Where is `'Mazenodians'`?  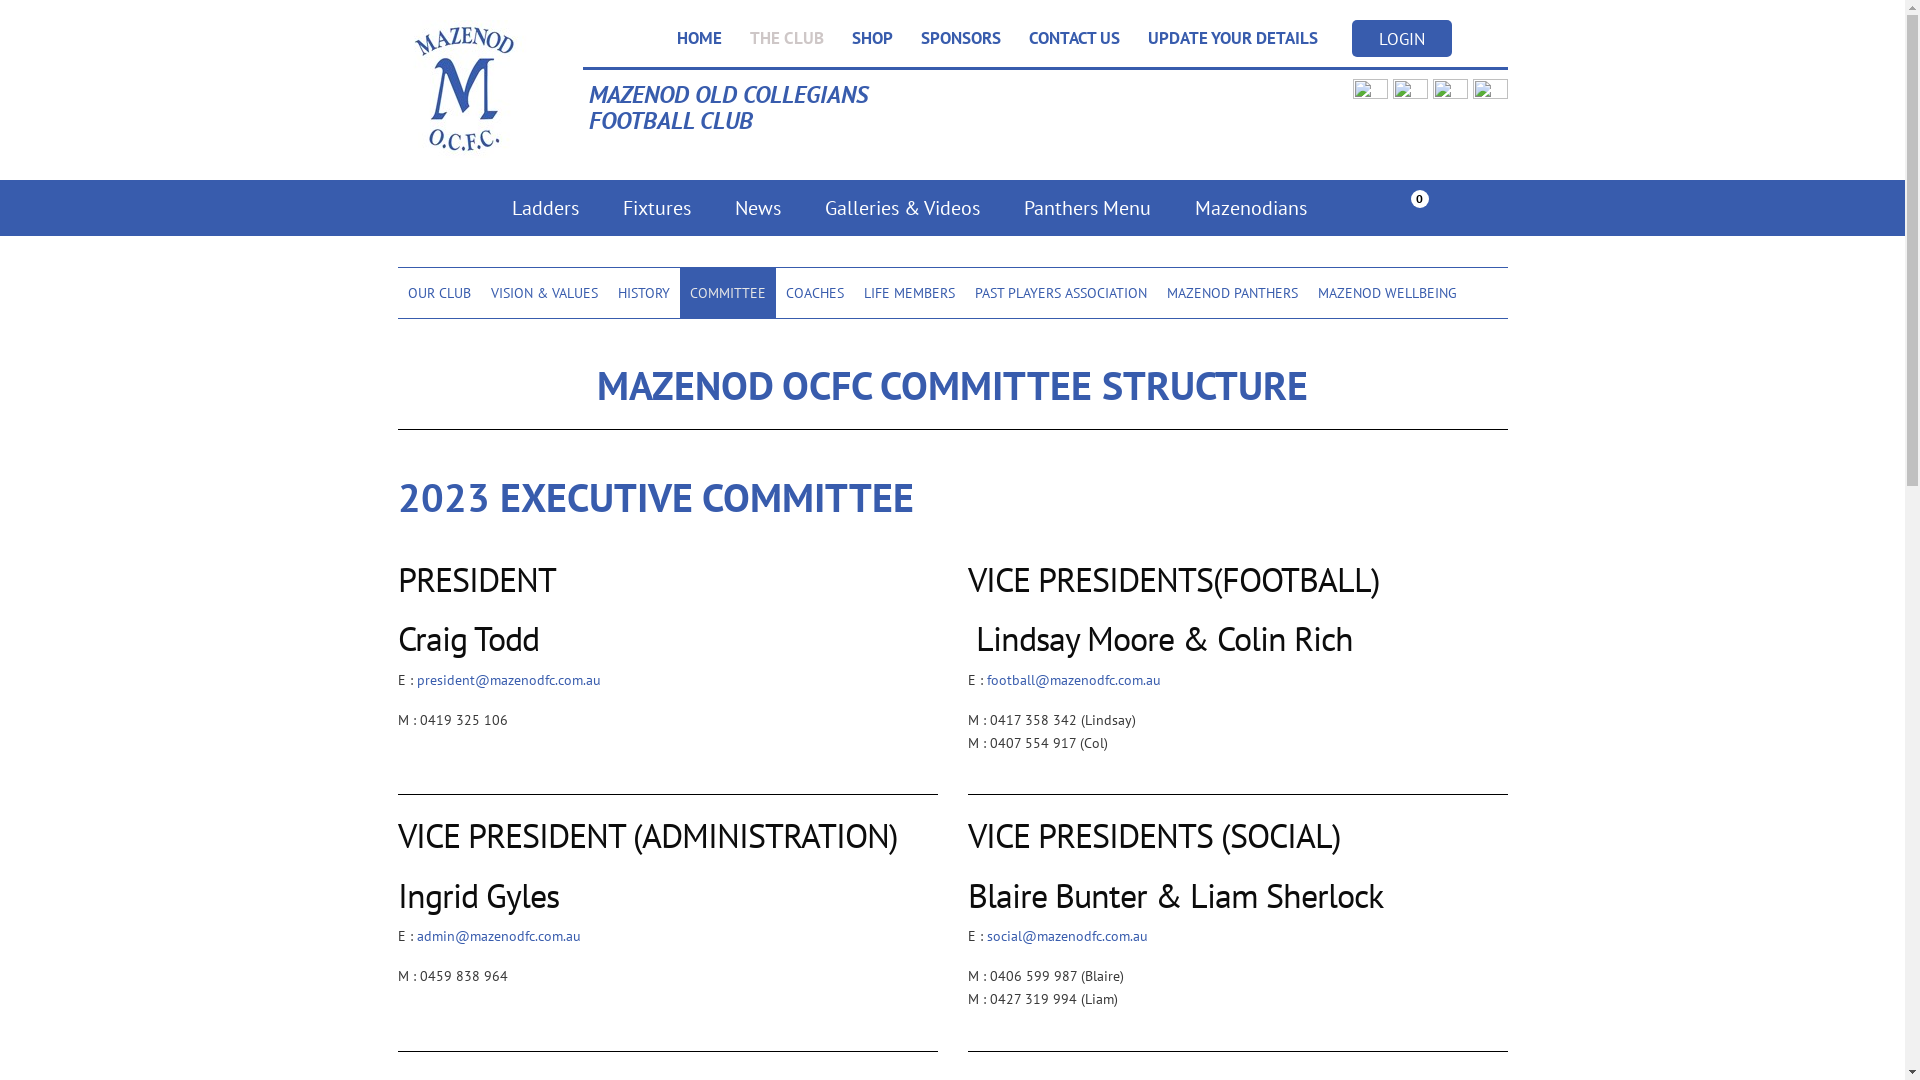
'Mazenodians' is located at coordinates (1248, 208).